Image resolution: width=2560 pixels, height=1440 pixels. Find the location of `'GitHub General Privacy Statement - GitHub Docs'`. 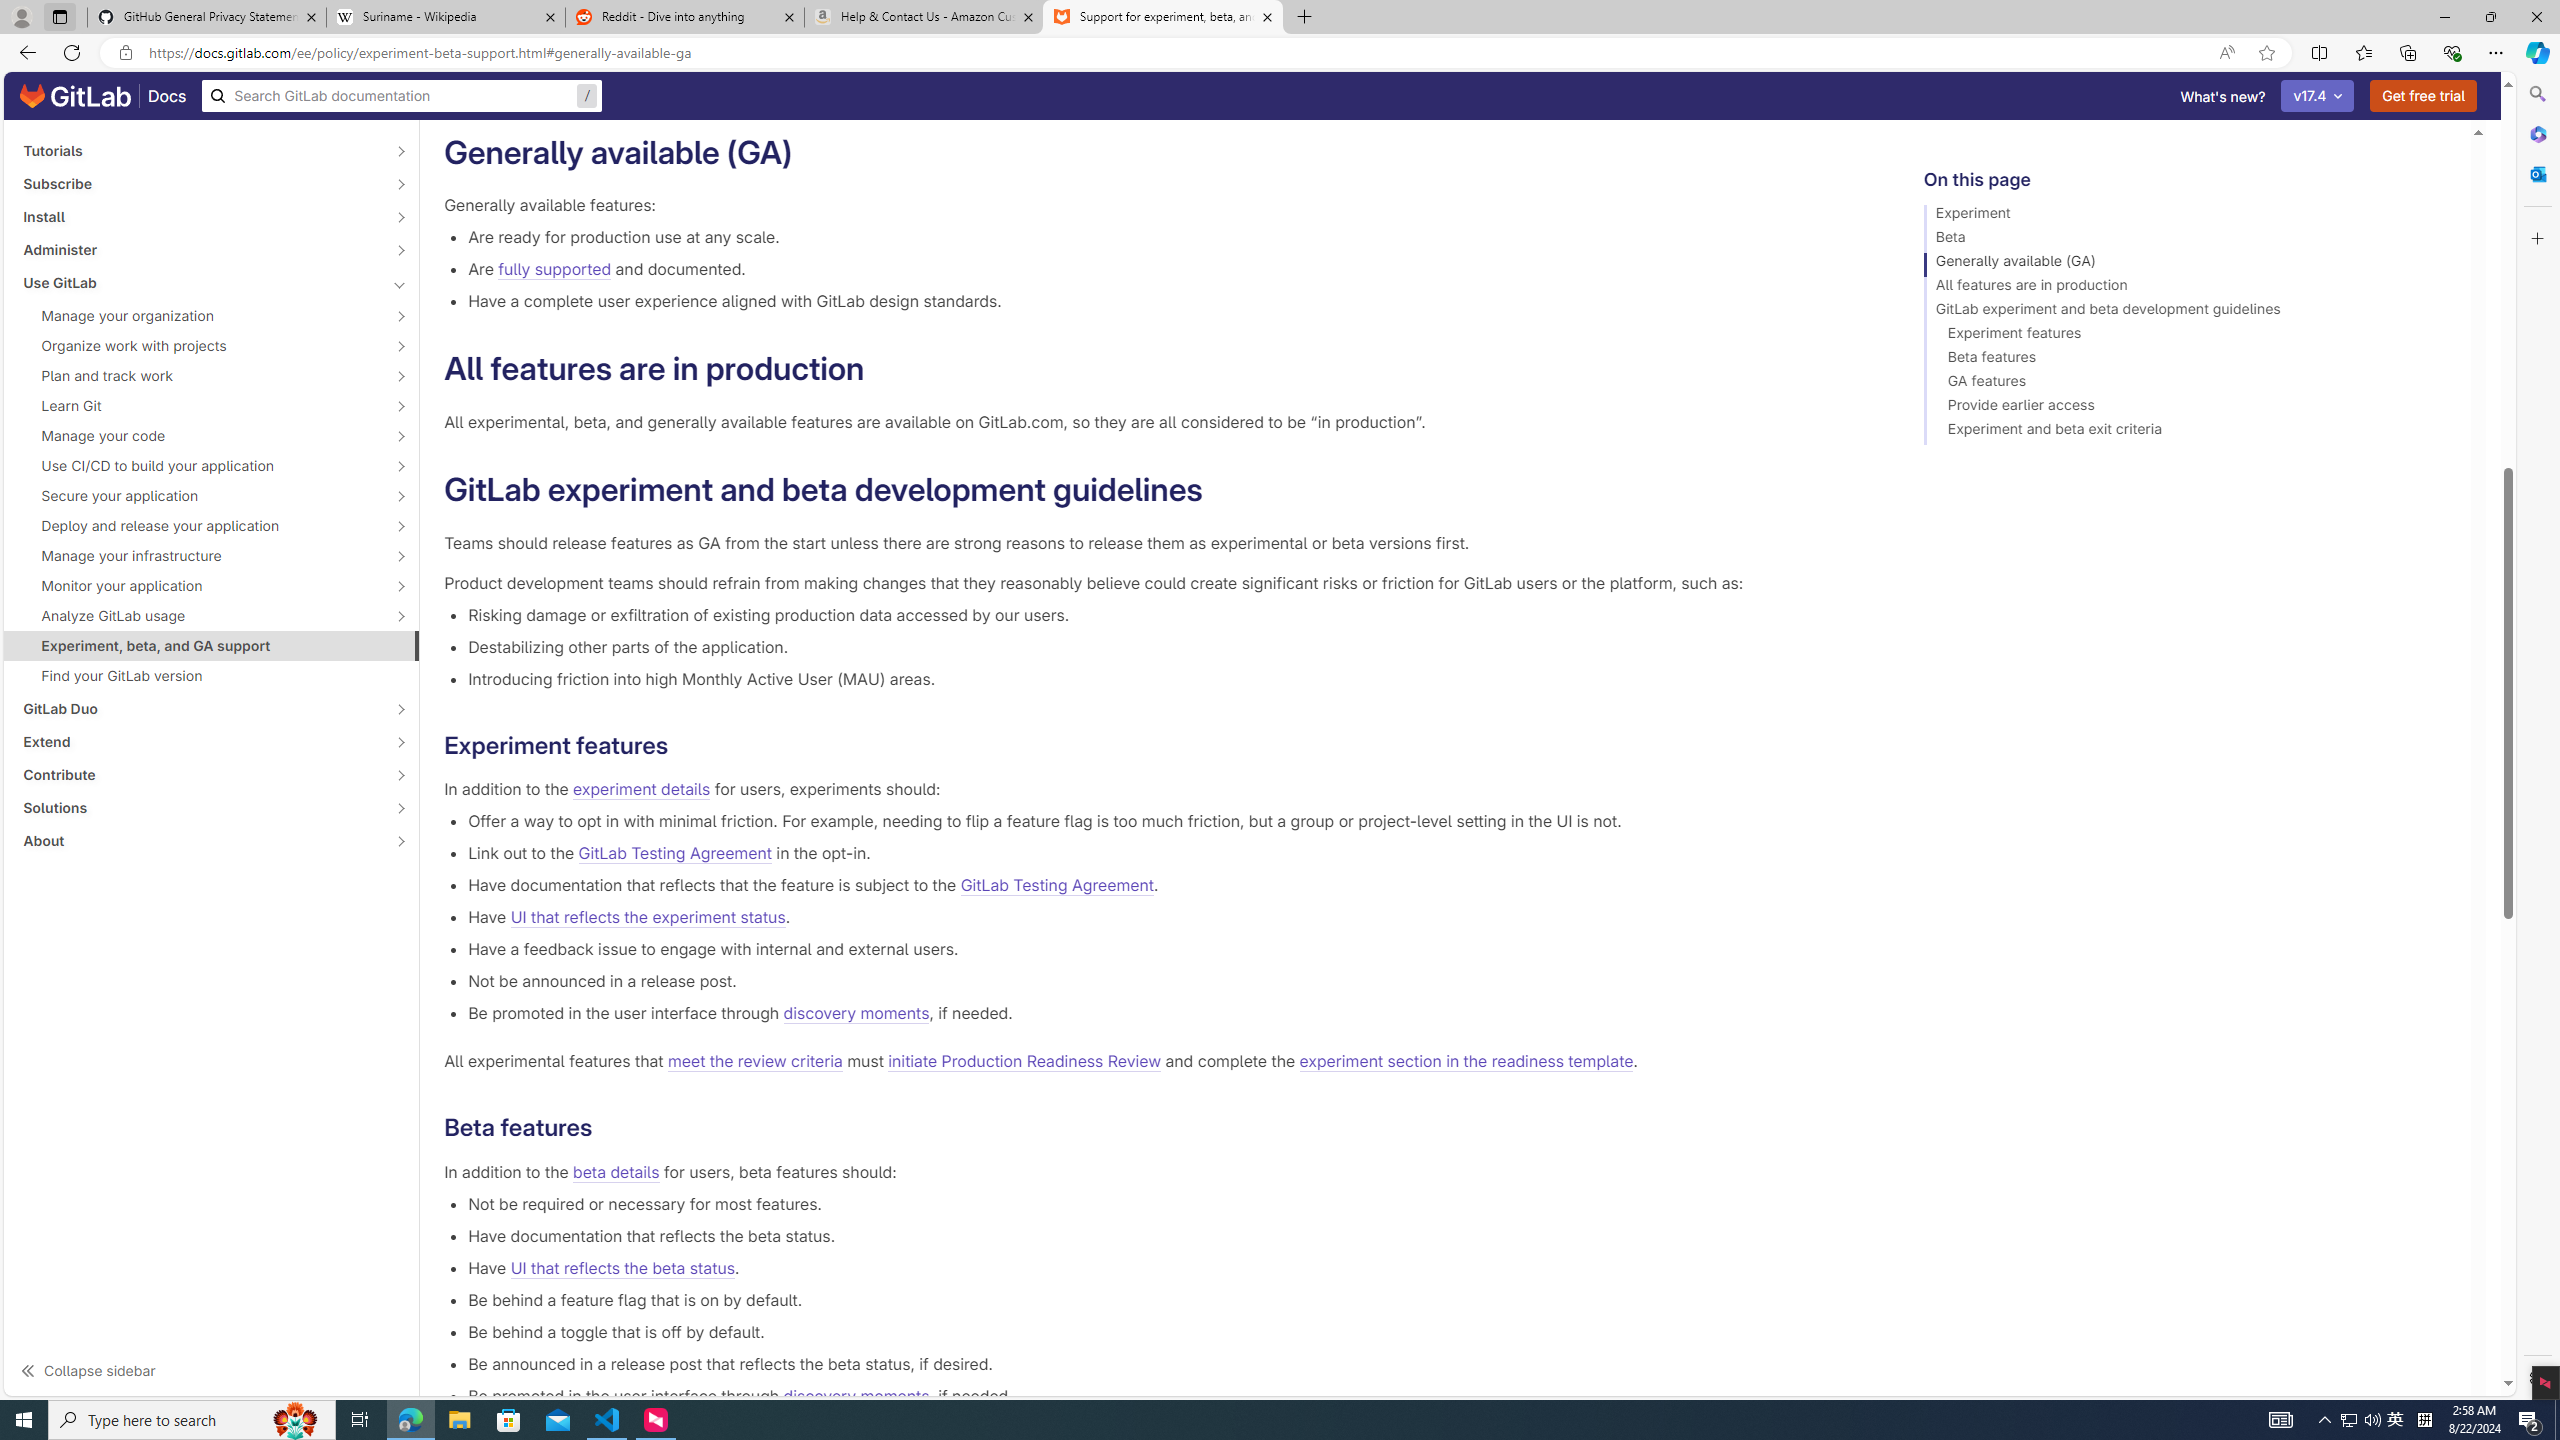

'GitHub General Privacy Statement - GitHub Docs' is located at coordinates (207, 16).